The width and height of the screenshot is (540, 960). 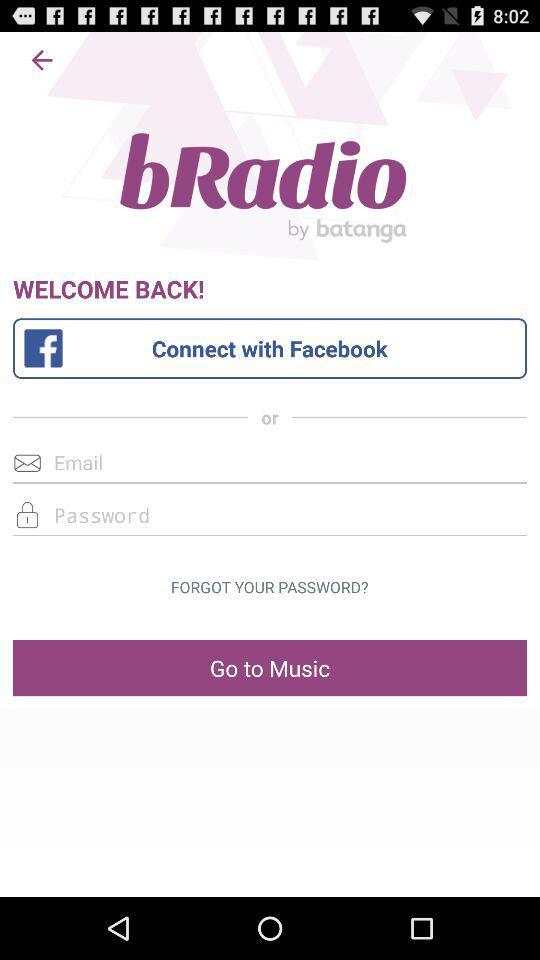 I want to click on password, so click(x=270, y=514).